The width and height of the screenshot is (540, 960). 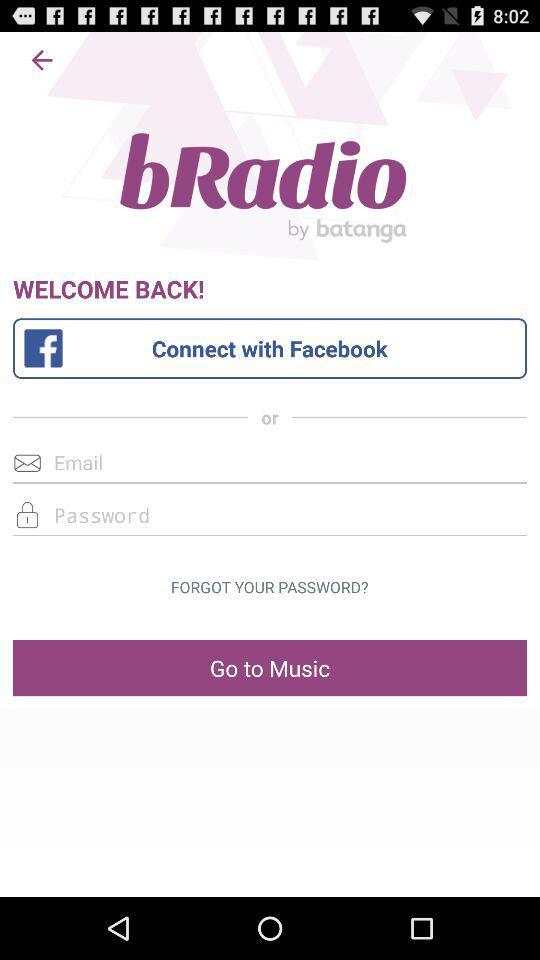 I want to click on password, so click(x=270, y=514).